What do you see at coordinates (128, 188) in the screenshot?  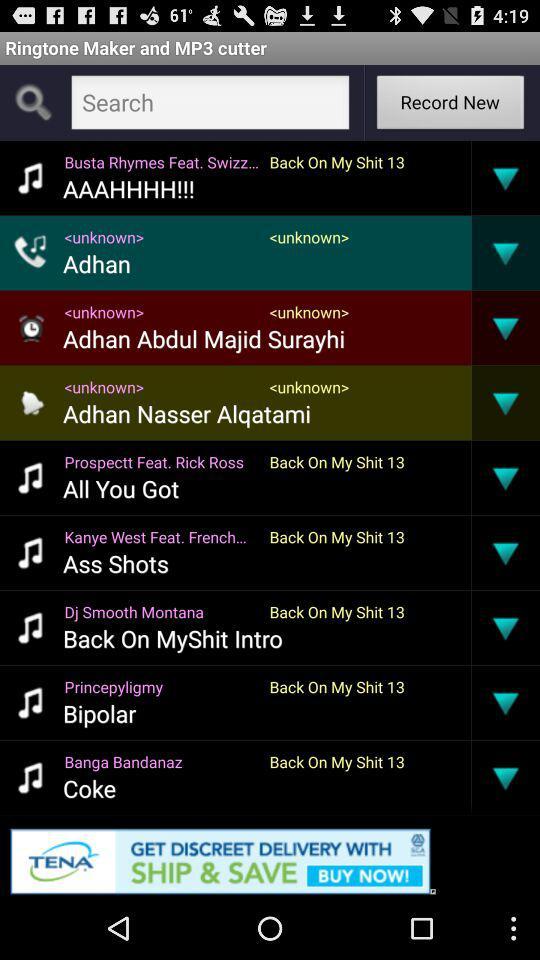 I see `the aaahhhh!!!` at bounding box center [128, 188].